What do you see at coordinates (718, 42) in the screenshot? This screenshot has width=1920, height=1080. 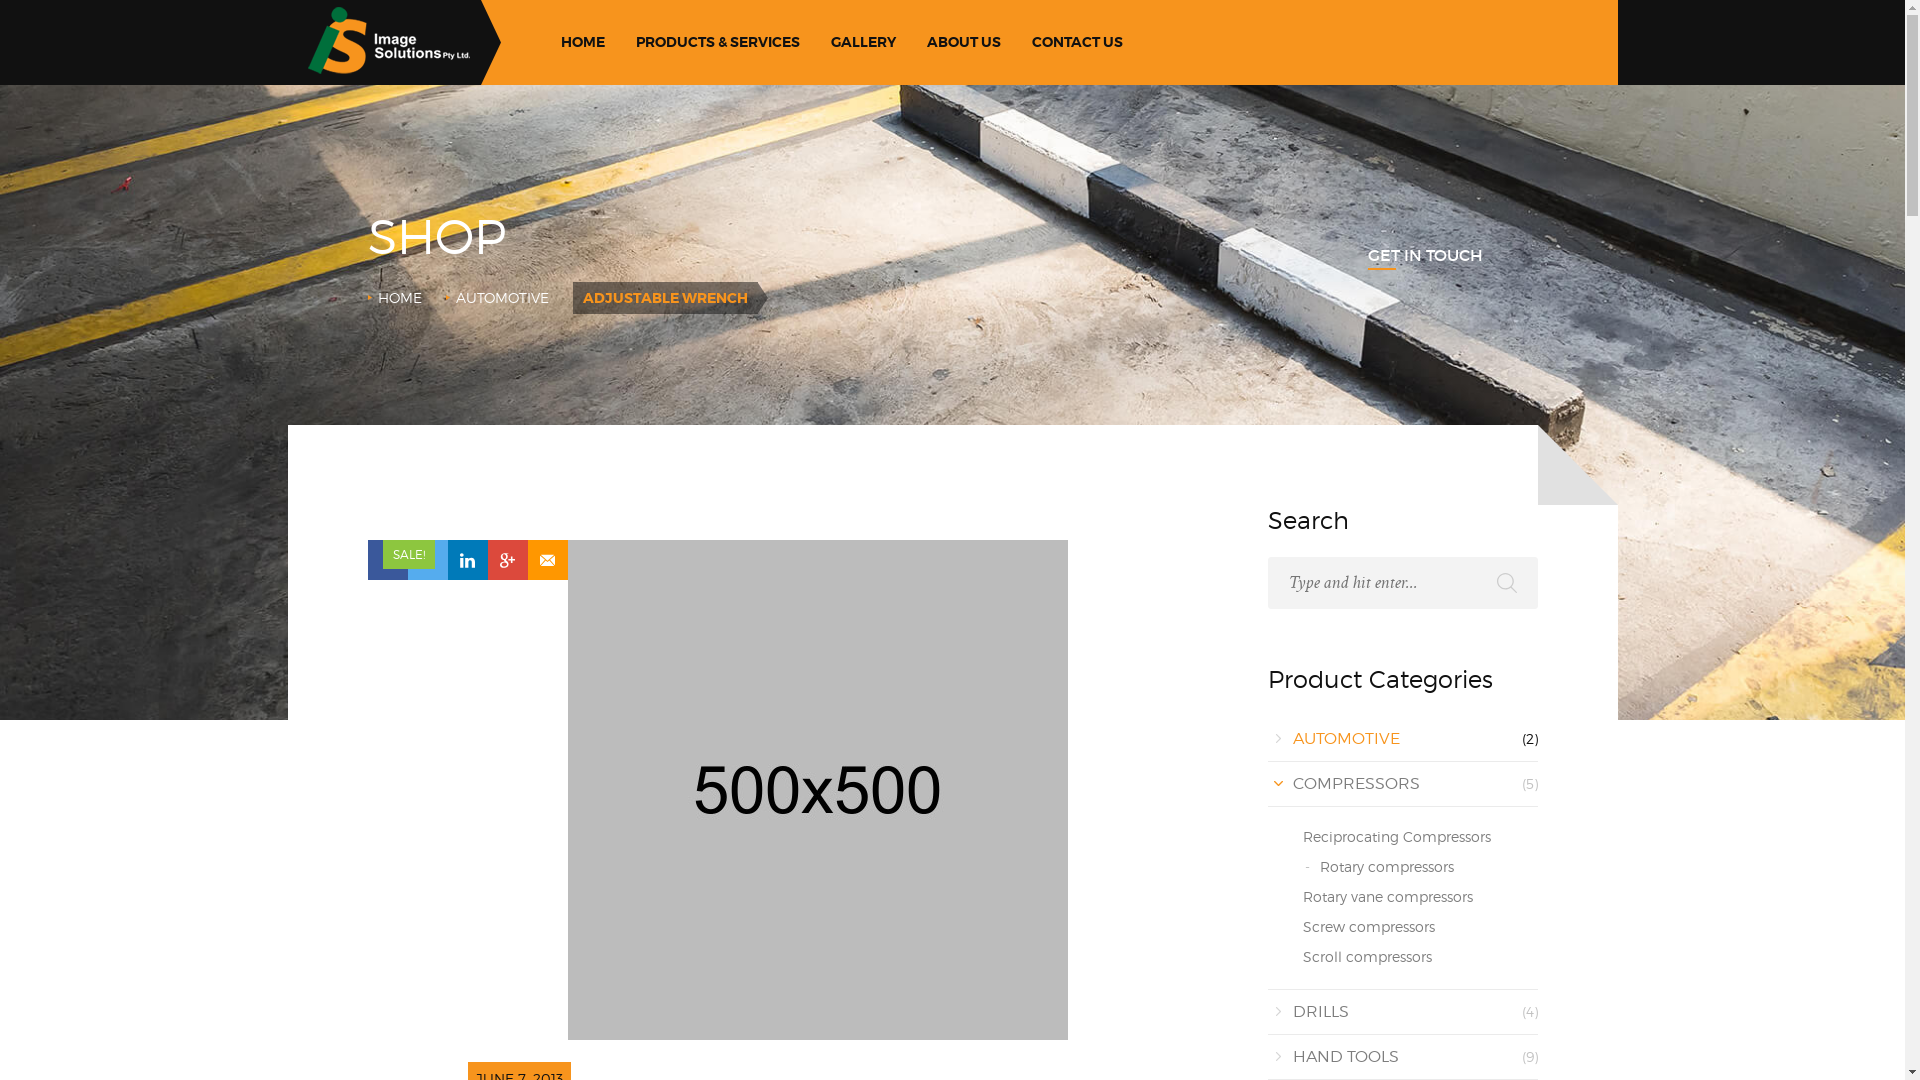 I see `'PRODUCTS & SERVICES'` at bounding box center [718, 42].